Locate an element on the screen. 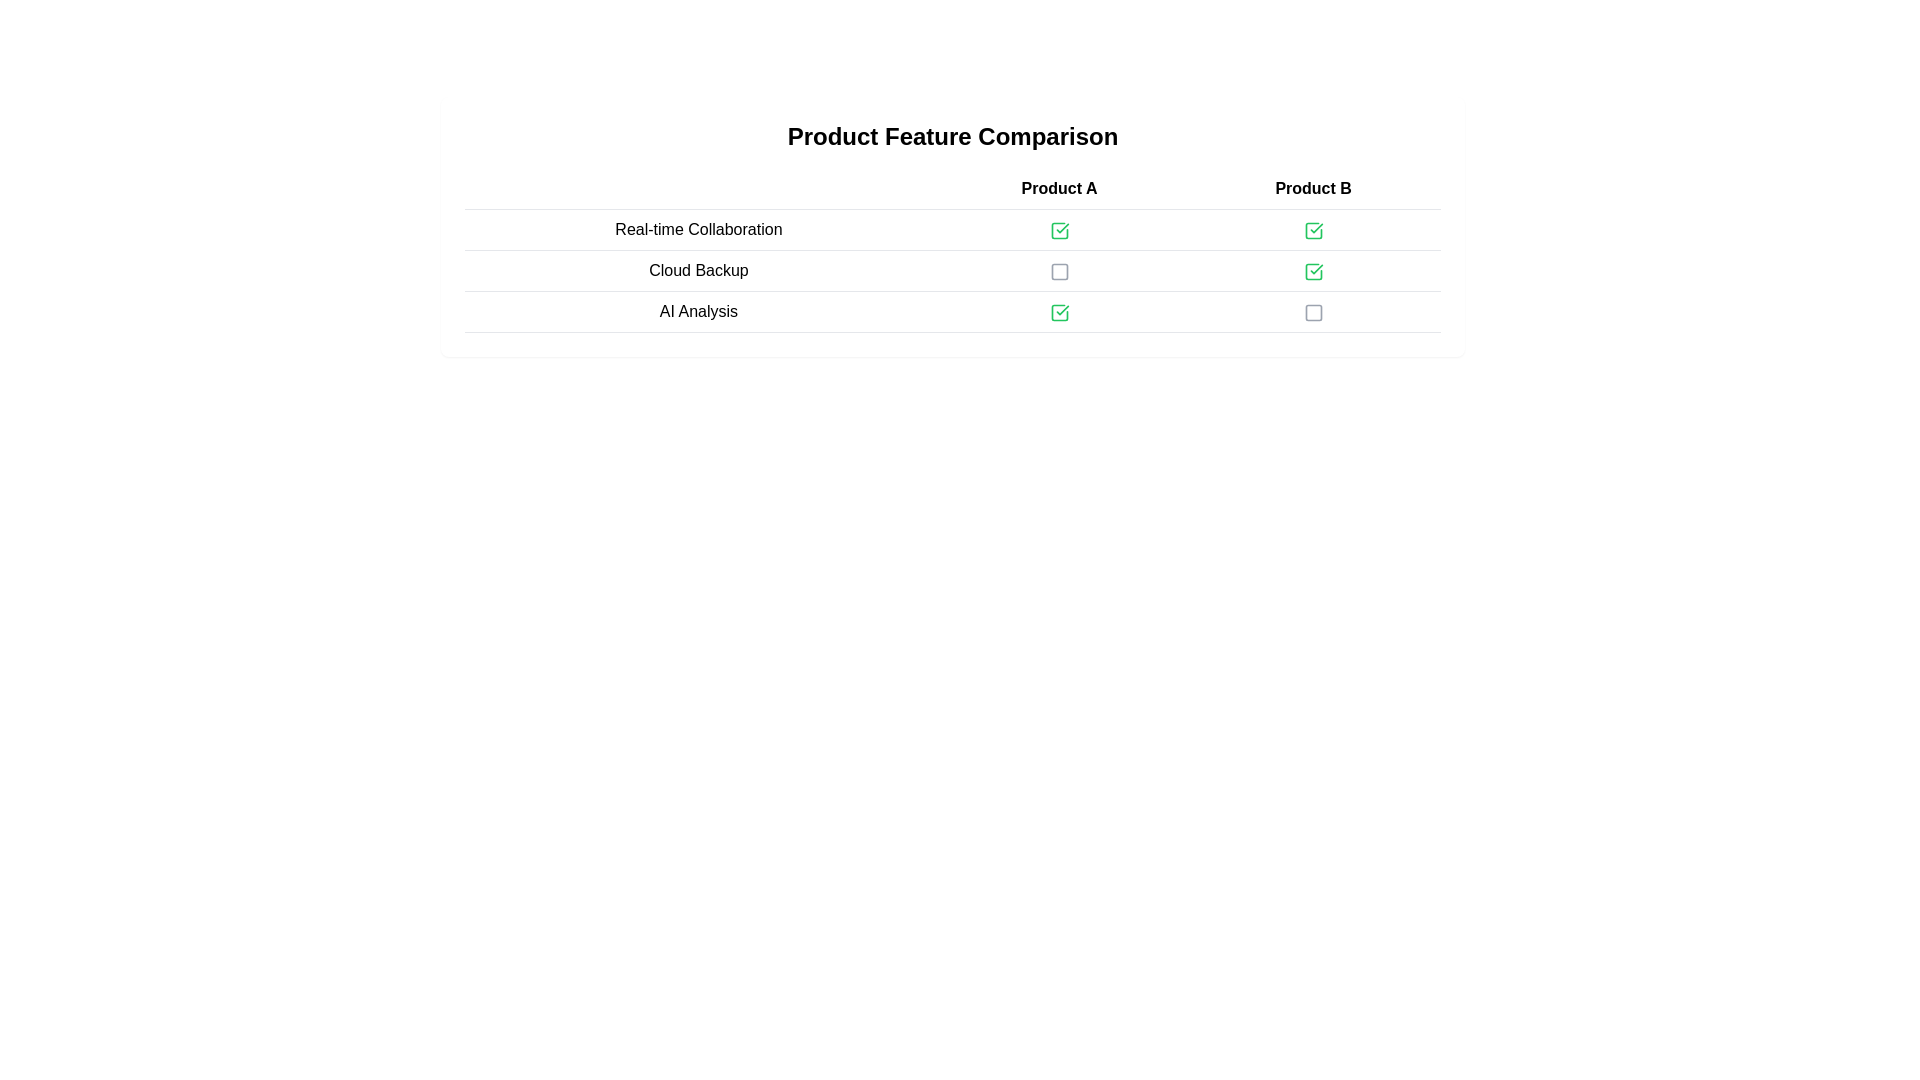  the green checkmark icon located under the 'Product A' column is located at coordinates (1058, 229).